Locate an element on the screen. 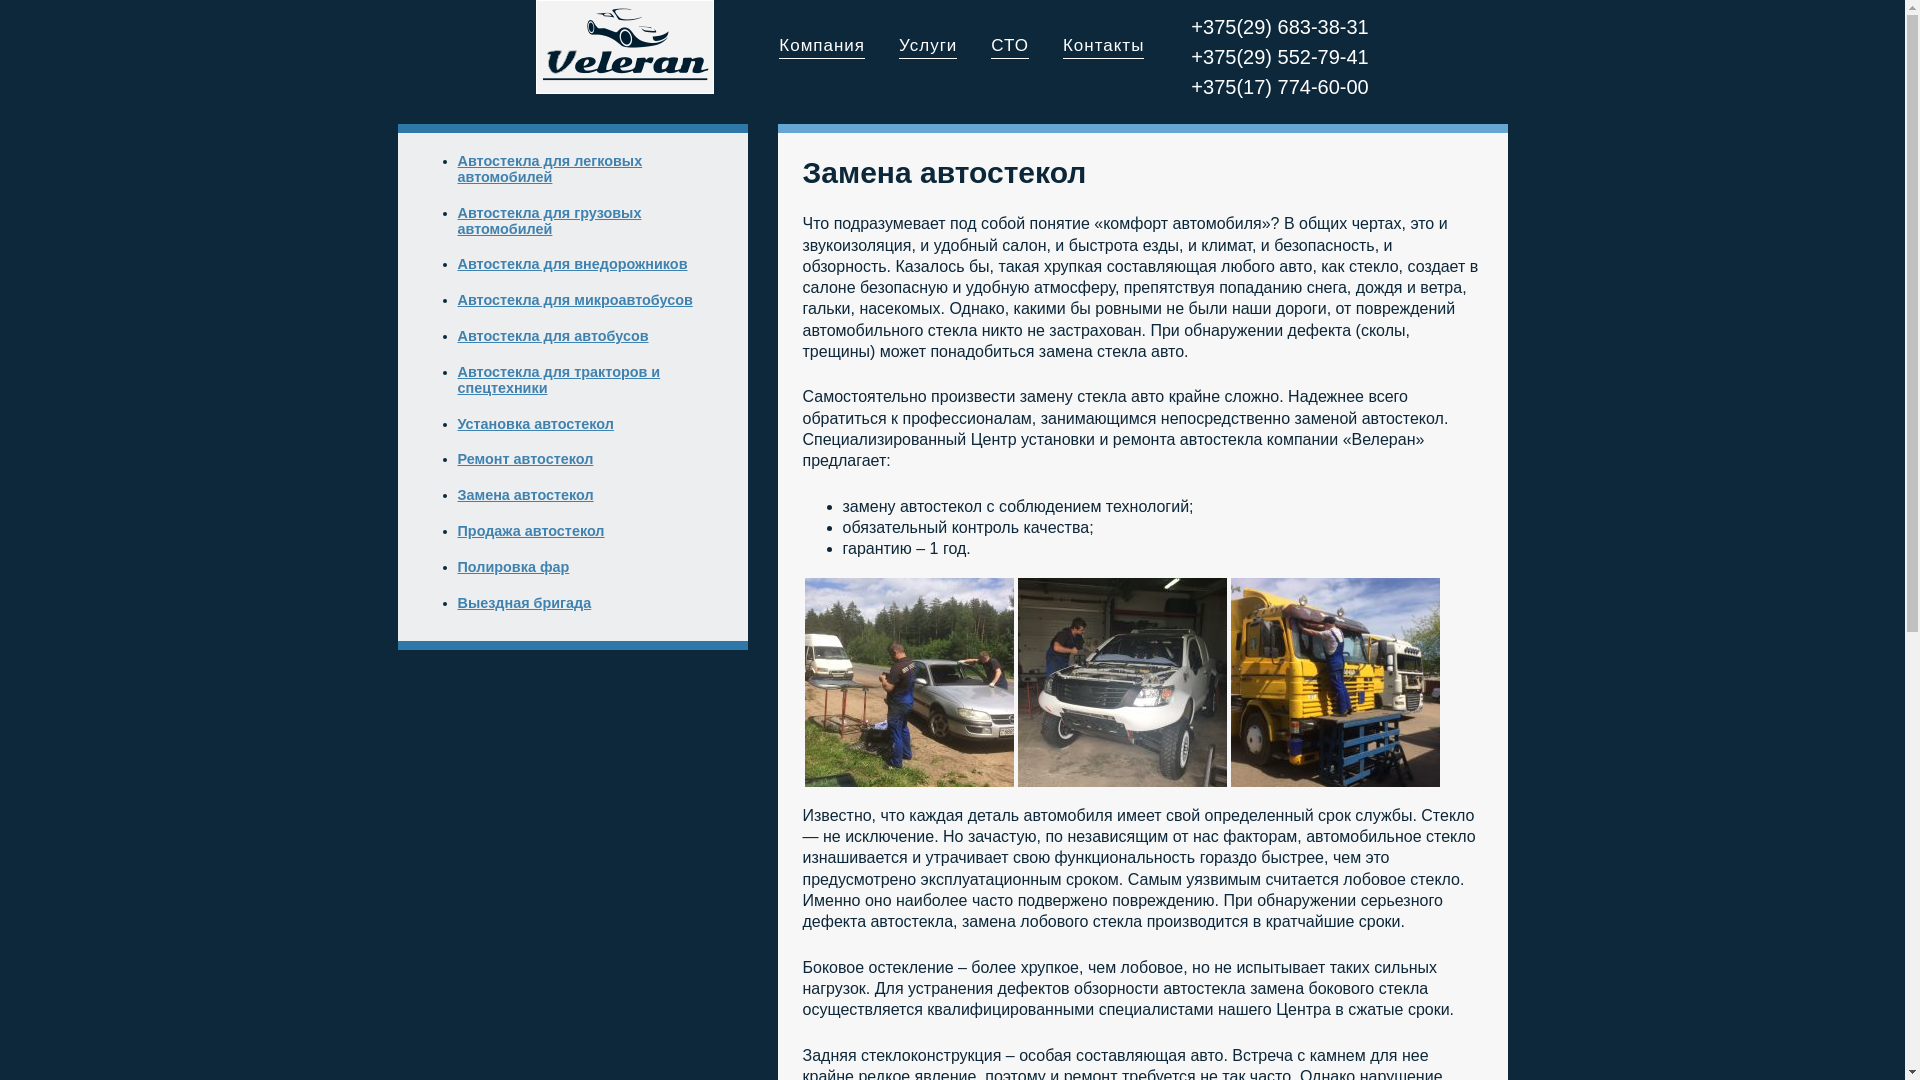 This screenshot has height=1080, width=1920. '+375(29) 683-38-31' is located at coordinates (1278, 27).